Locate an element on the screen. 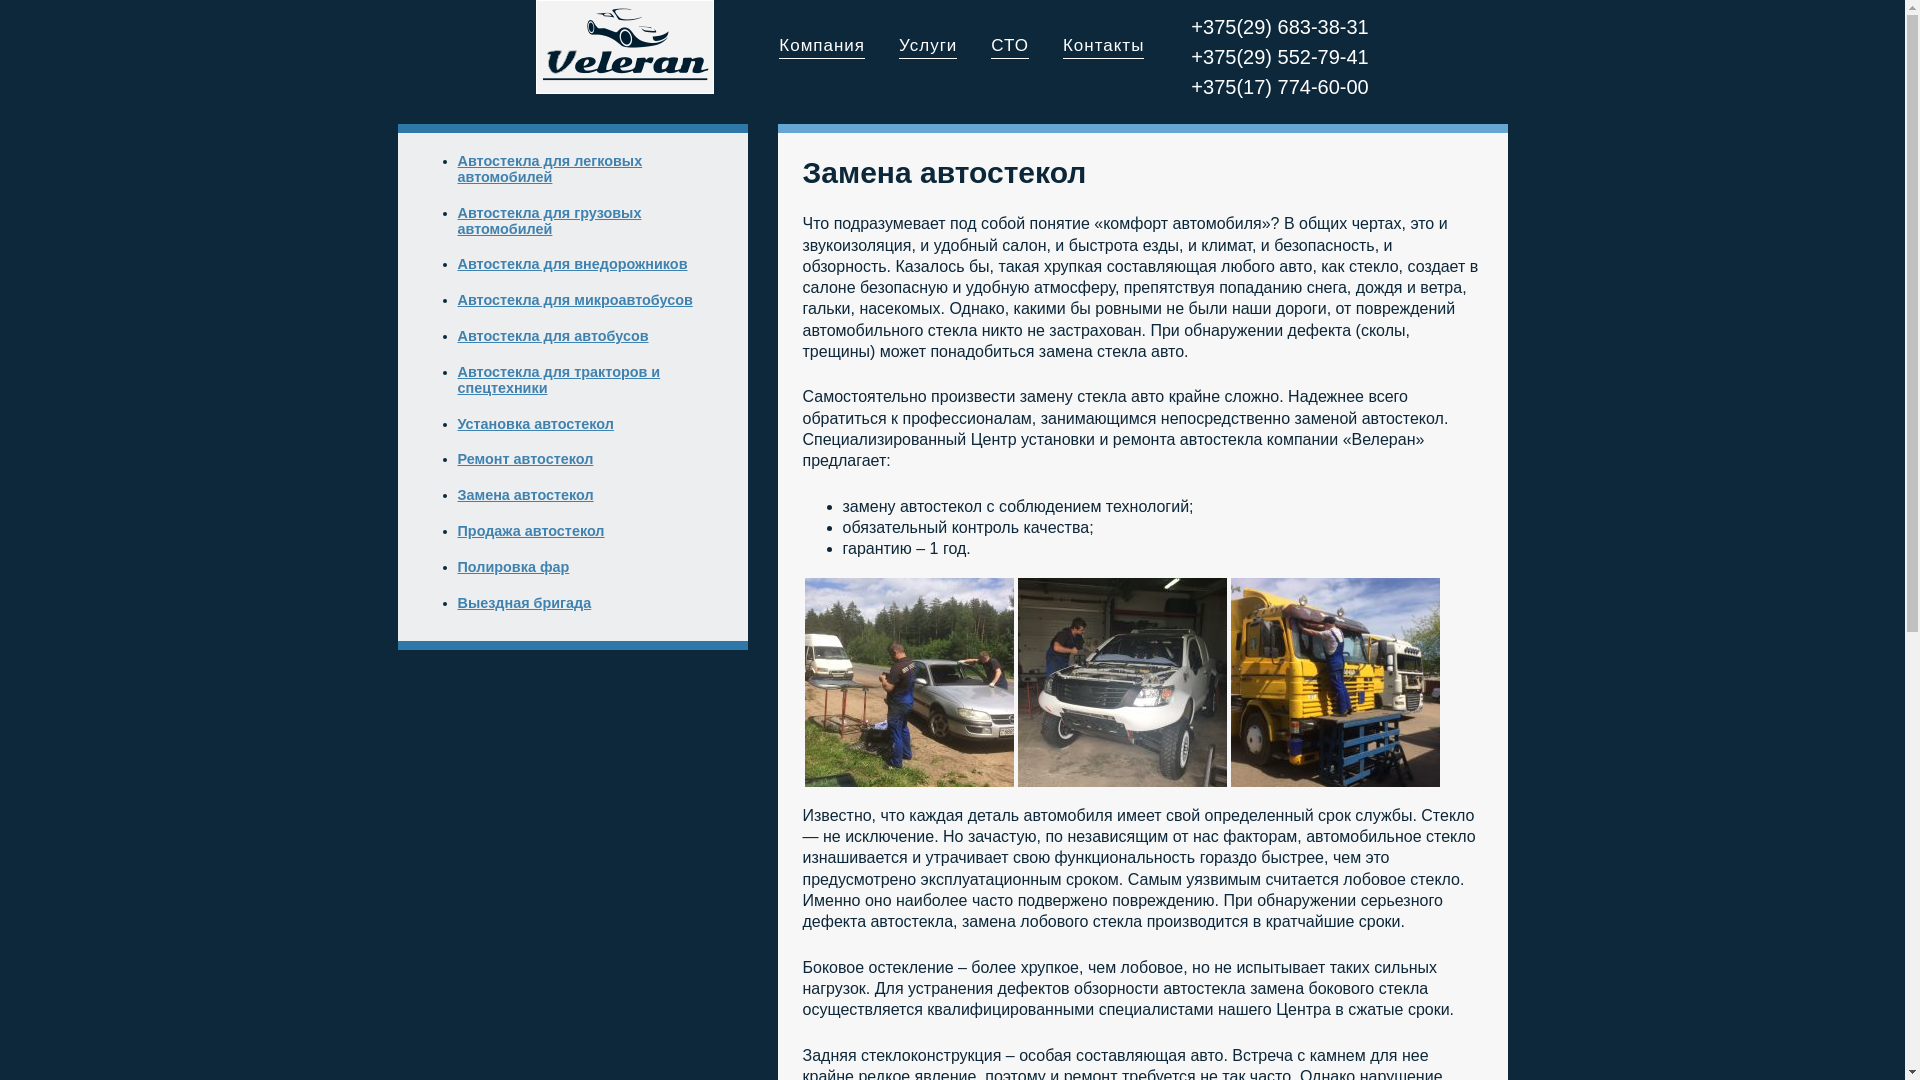 This screenshot has height=1080, width=1920. '+375(29) 683-38-31' is located at coordinates (1278, 27).